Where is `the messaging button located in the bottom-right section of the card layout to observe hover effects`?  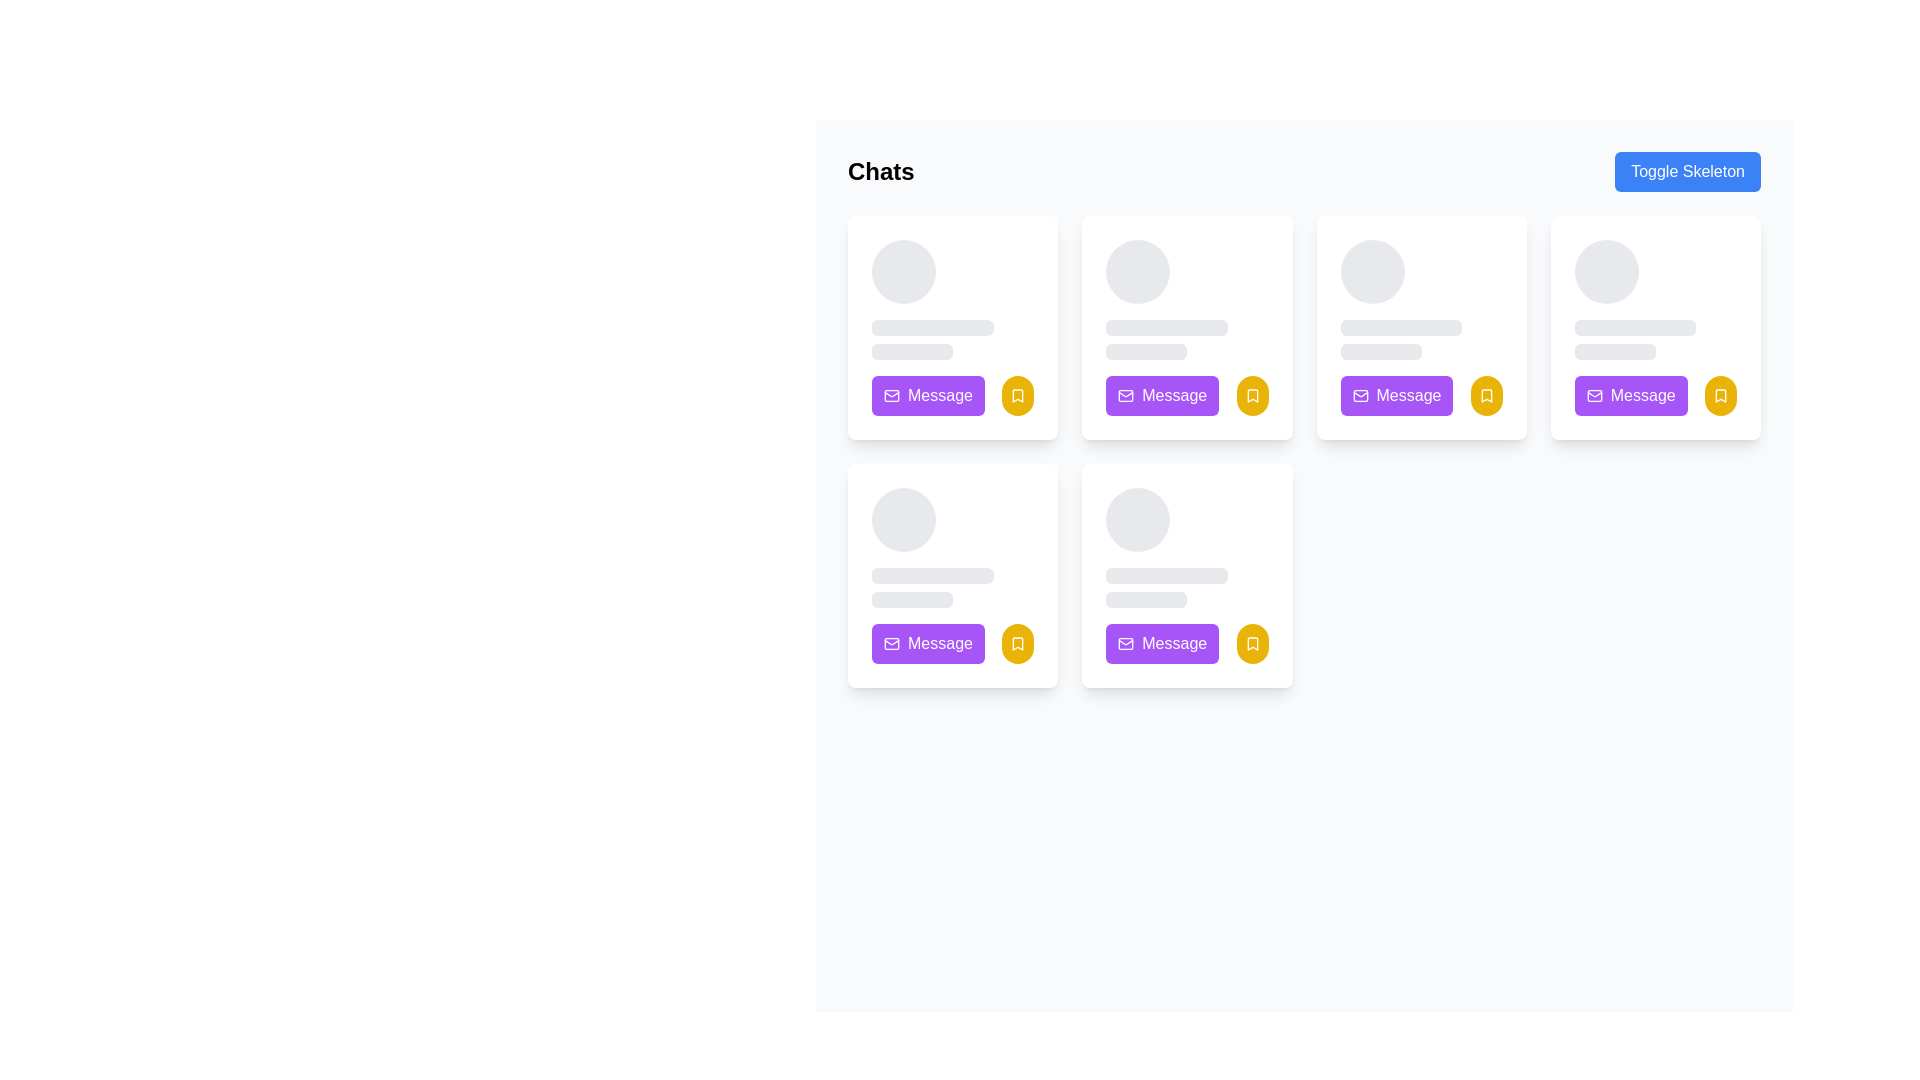
the messaging button located in the bottom-right section of the card layout to observe hover effects is located at coordinates (1631, 396).